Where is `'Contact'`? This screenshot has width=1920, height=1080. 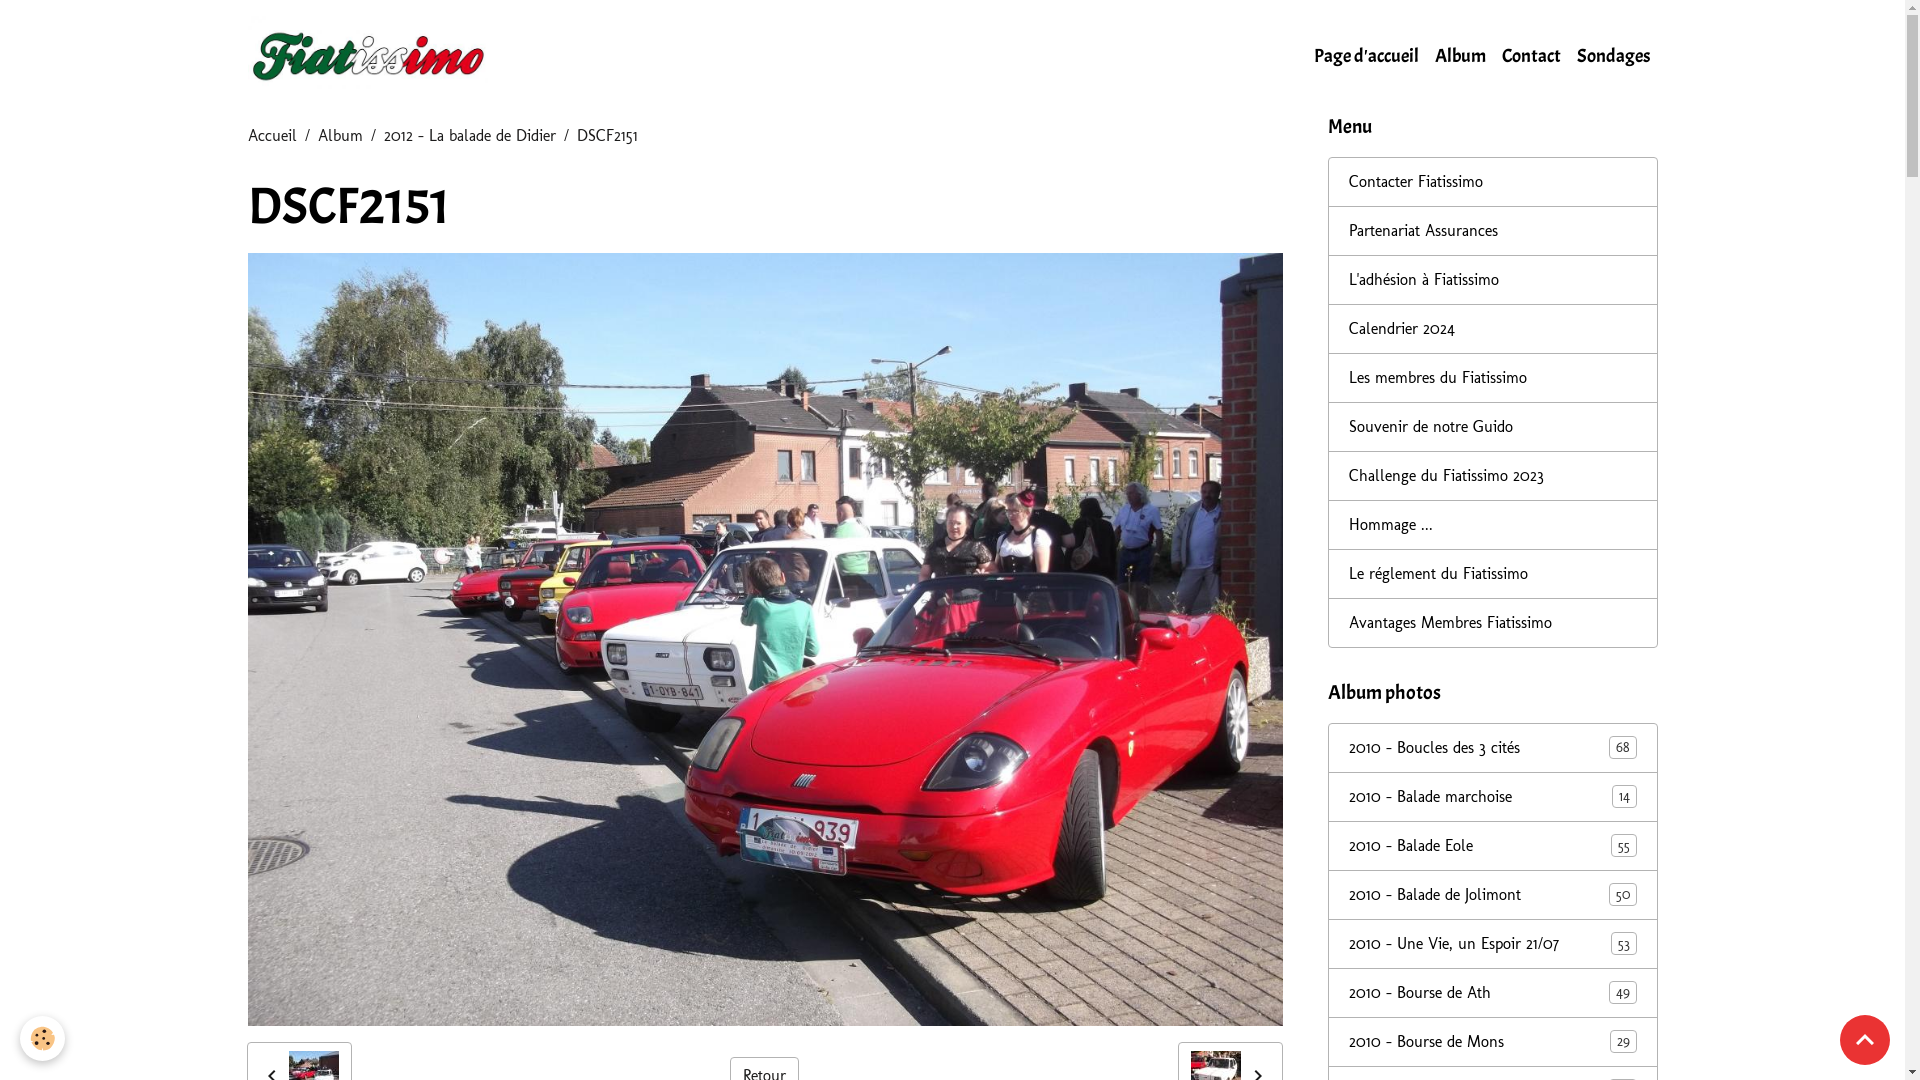
'Contact' is located at coordinates (1530, 55).